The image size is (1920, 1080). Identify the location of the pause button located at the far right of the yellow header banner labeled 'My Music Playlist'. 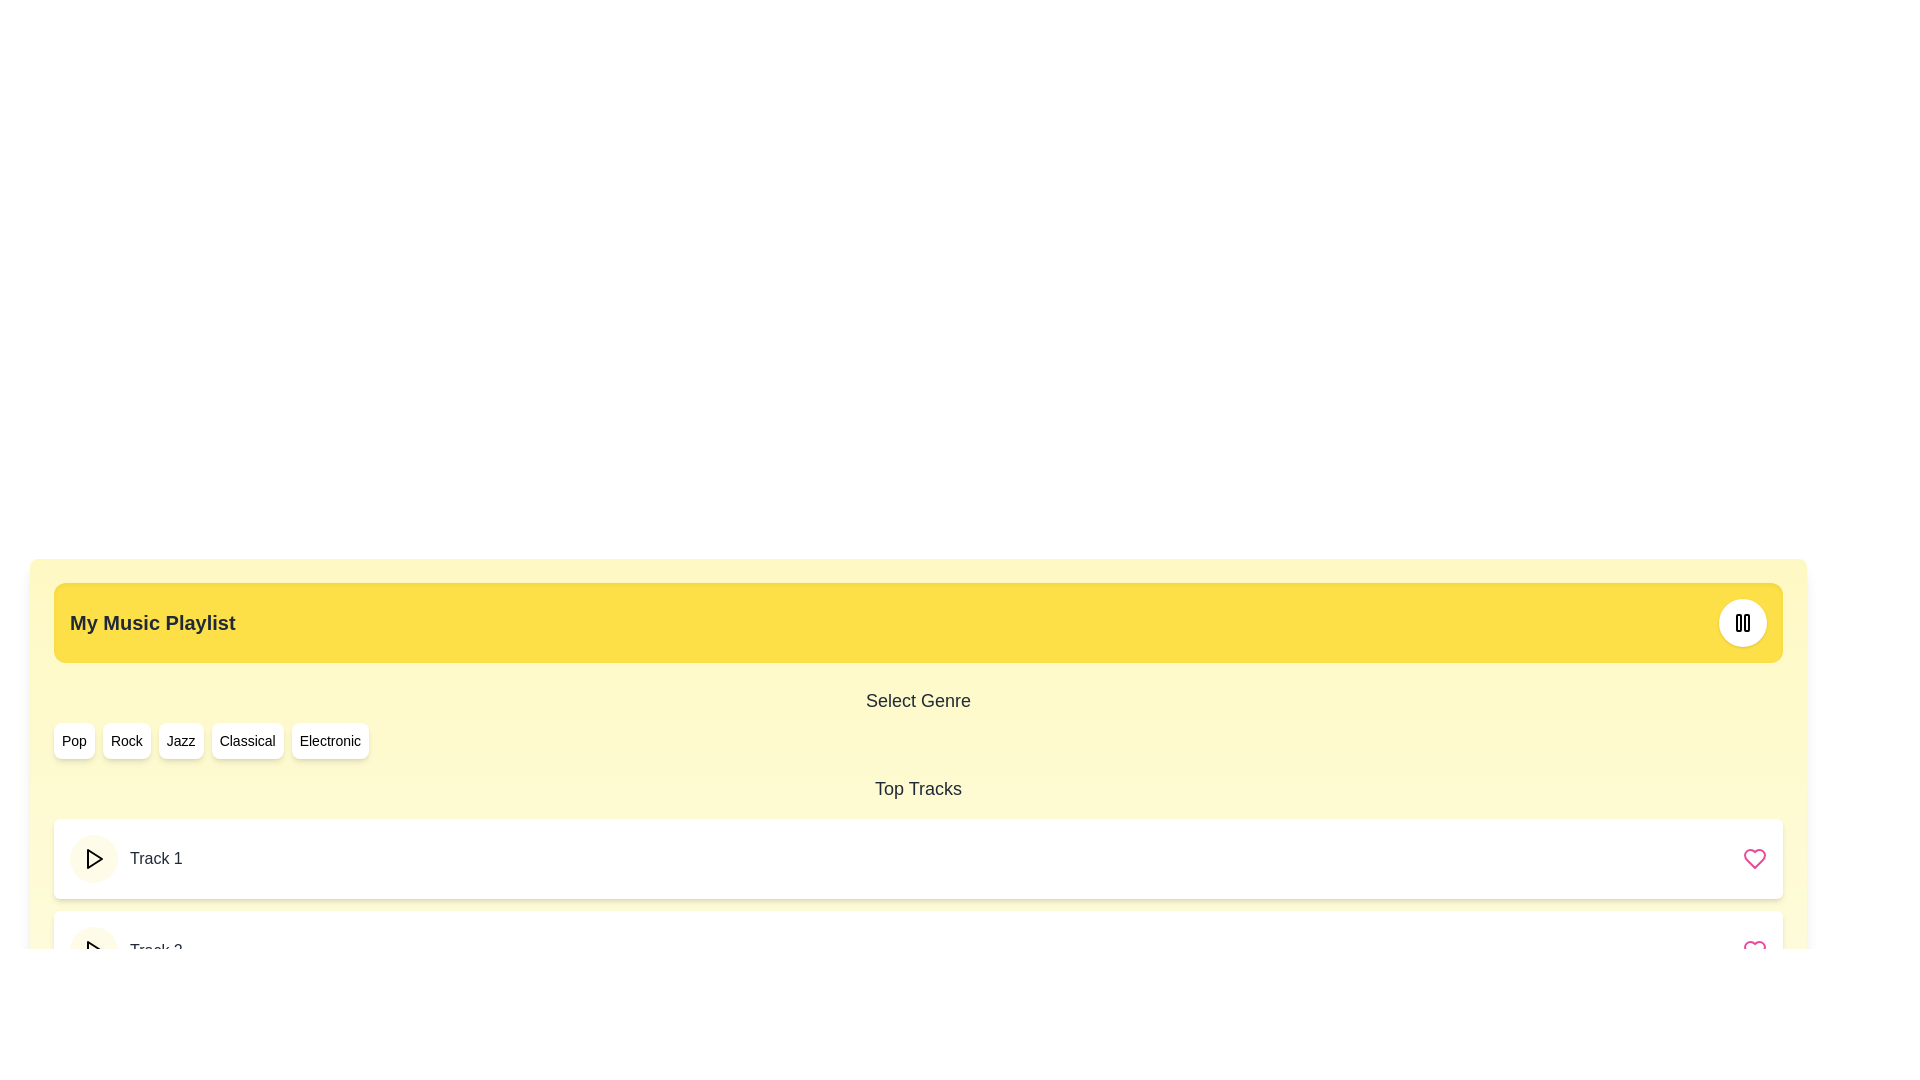
(1741, 622).